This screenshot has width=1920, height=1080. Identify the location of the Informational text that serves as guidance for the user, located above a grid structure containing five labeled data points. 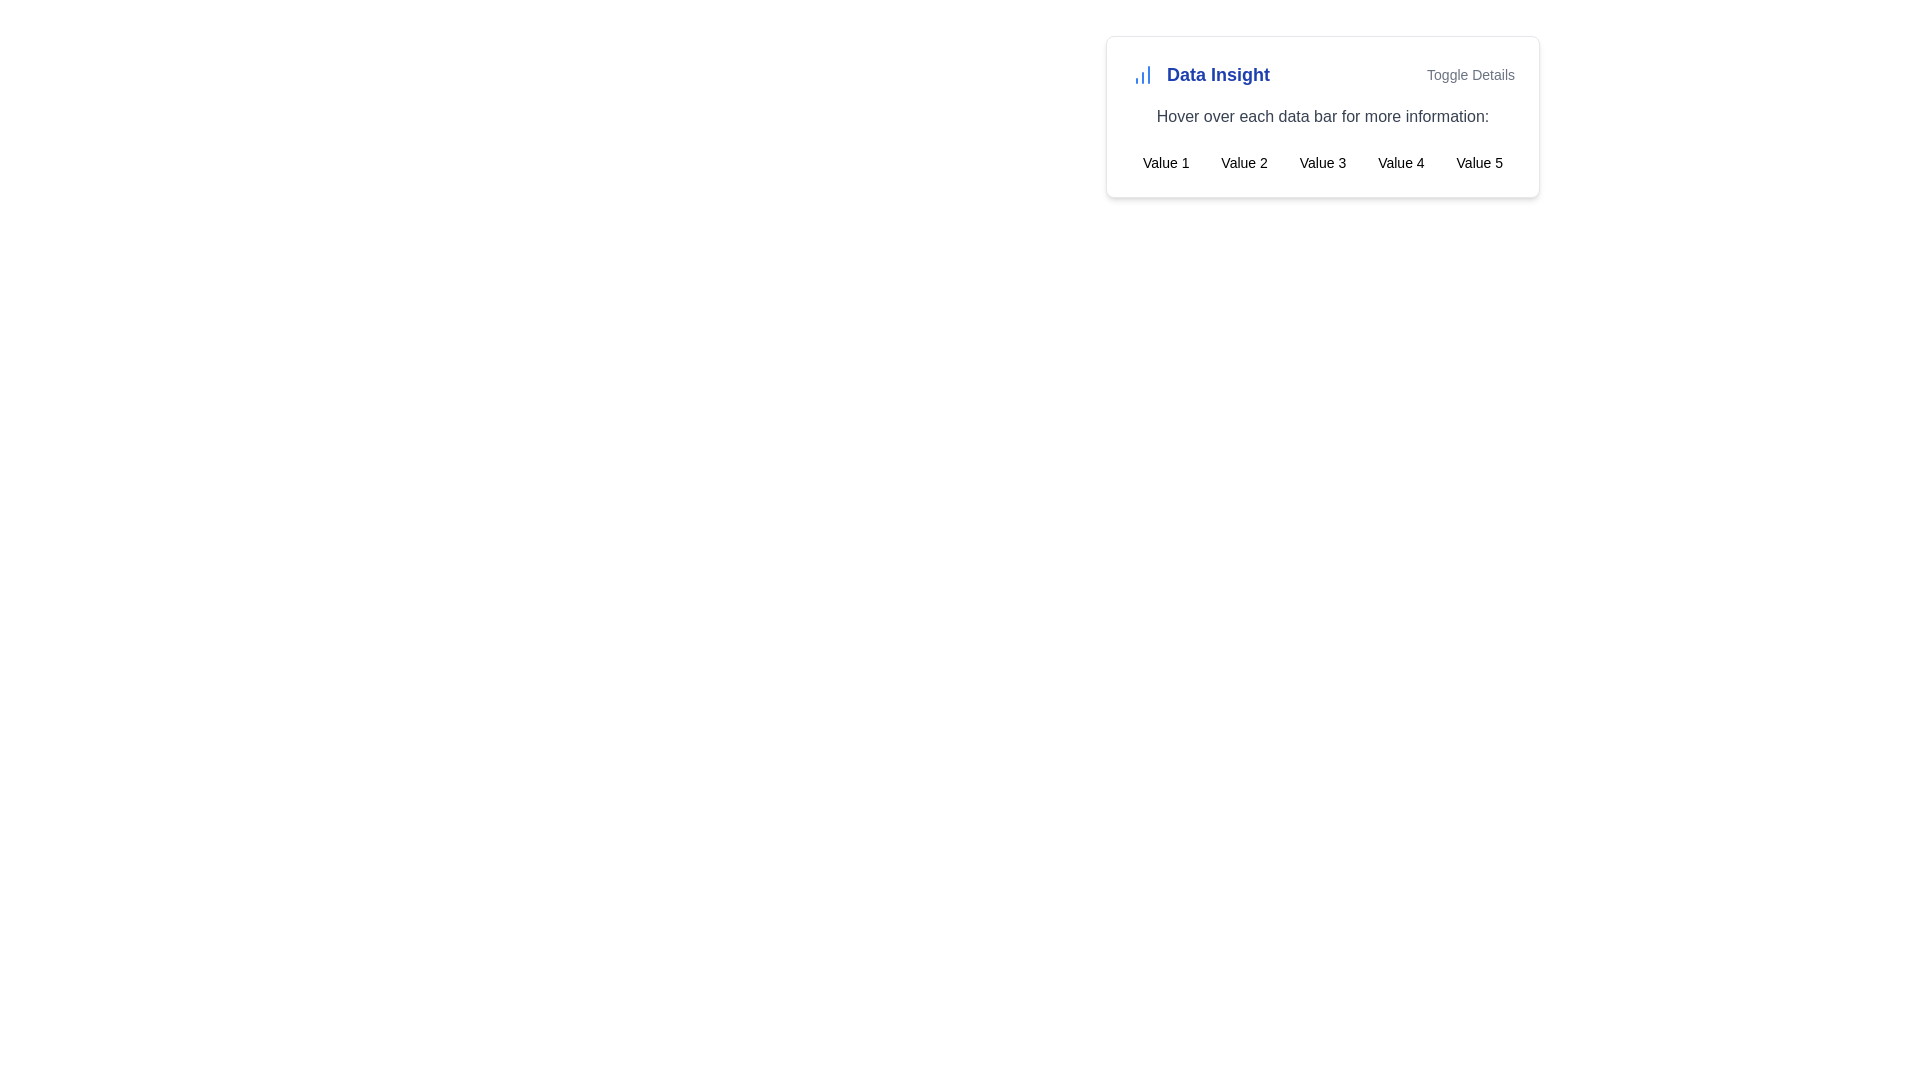
(1323, 116).